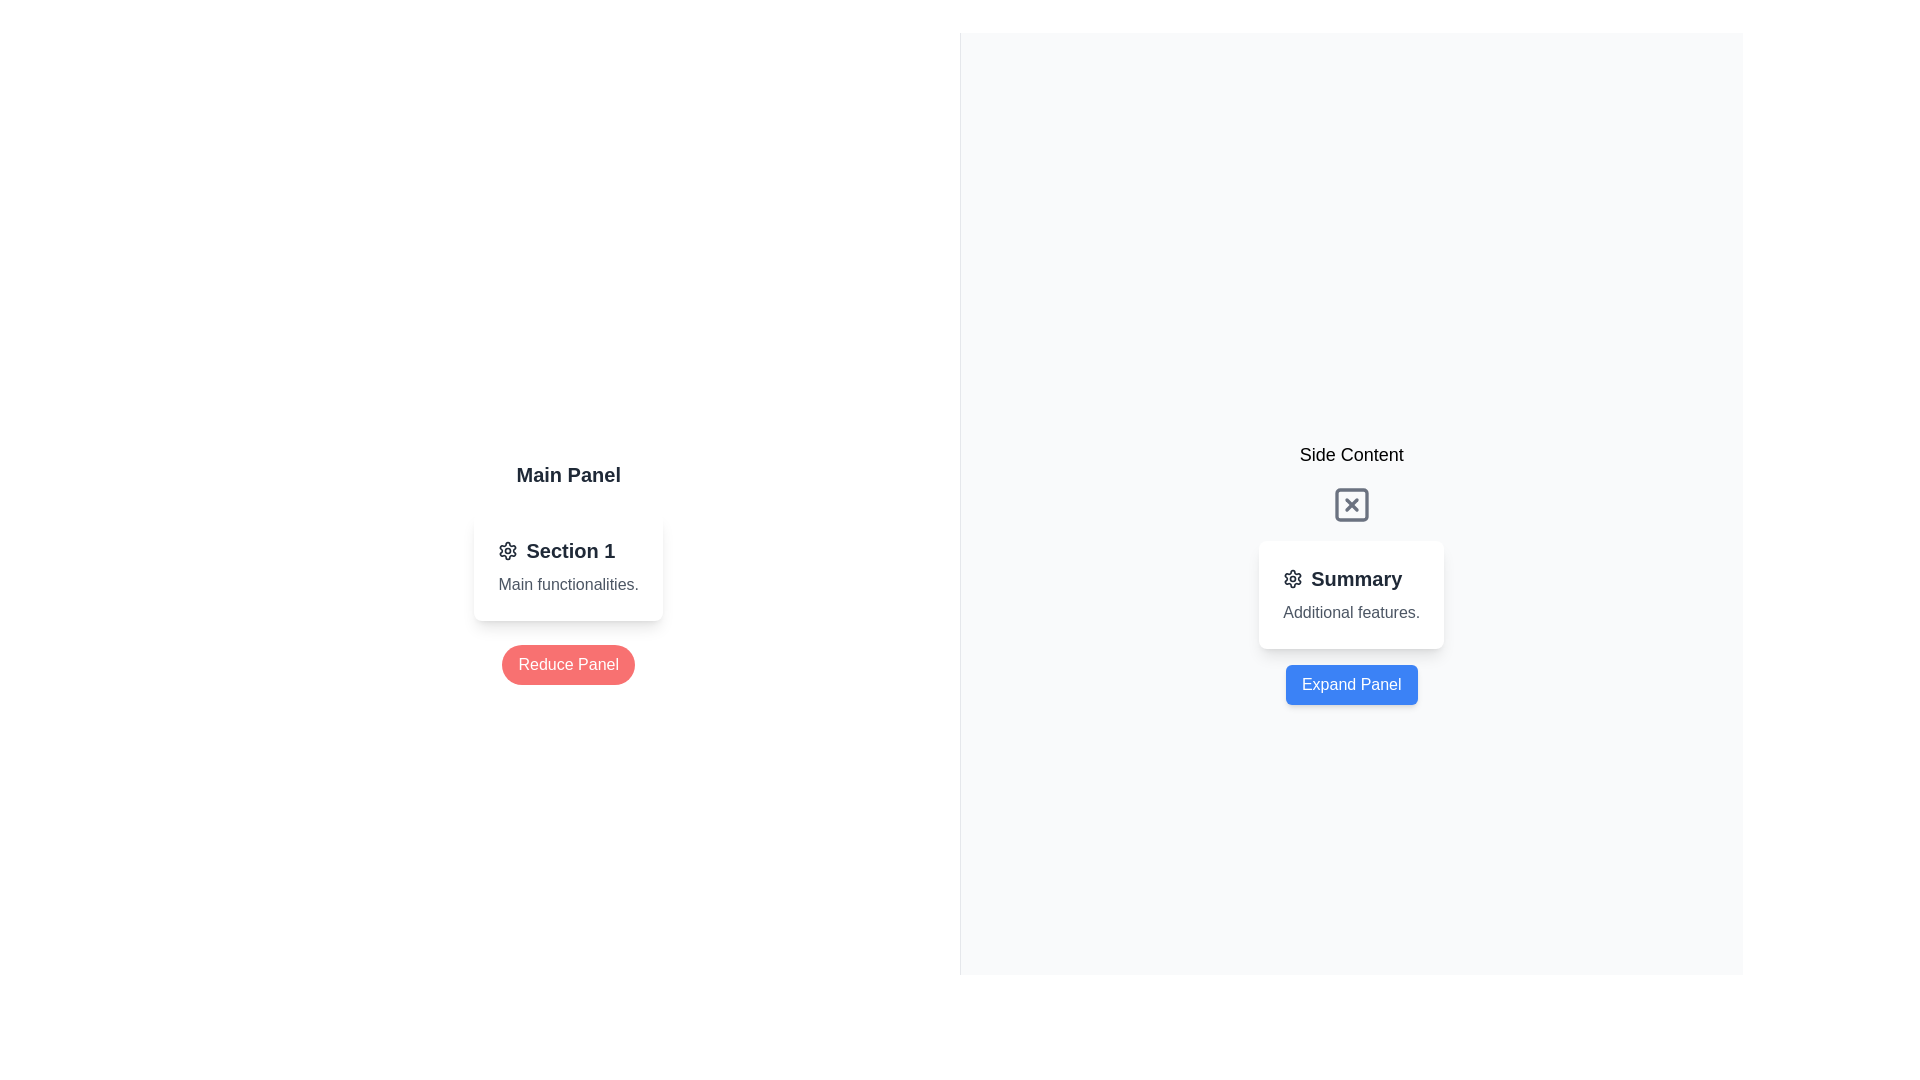  What do you see at coordinates (1351, 504) in the screenshot?
I see `the 'X' icon, which is part of a square icon in the top of the 'Side Content' section` at bounding box center [1351, 504].